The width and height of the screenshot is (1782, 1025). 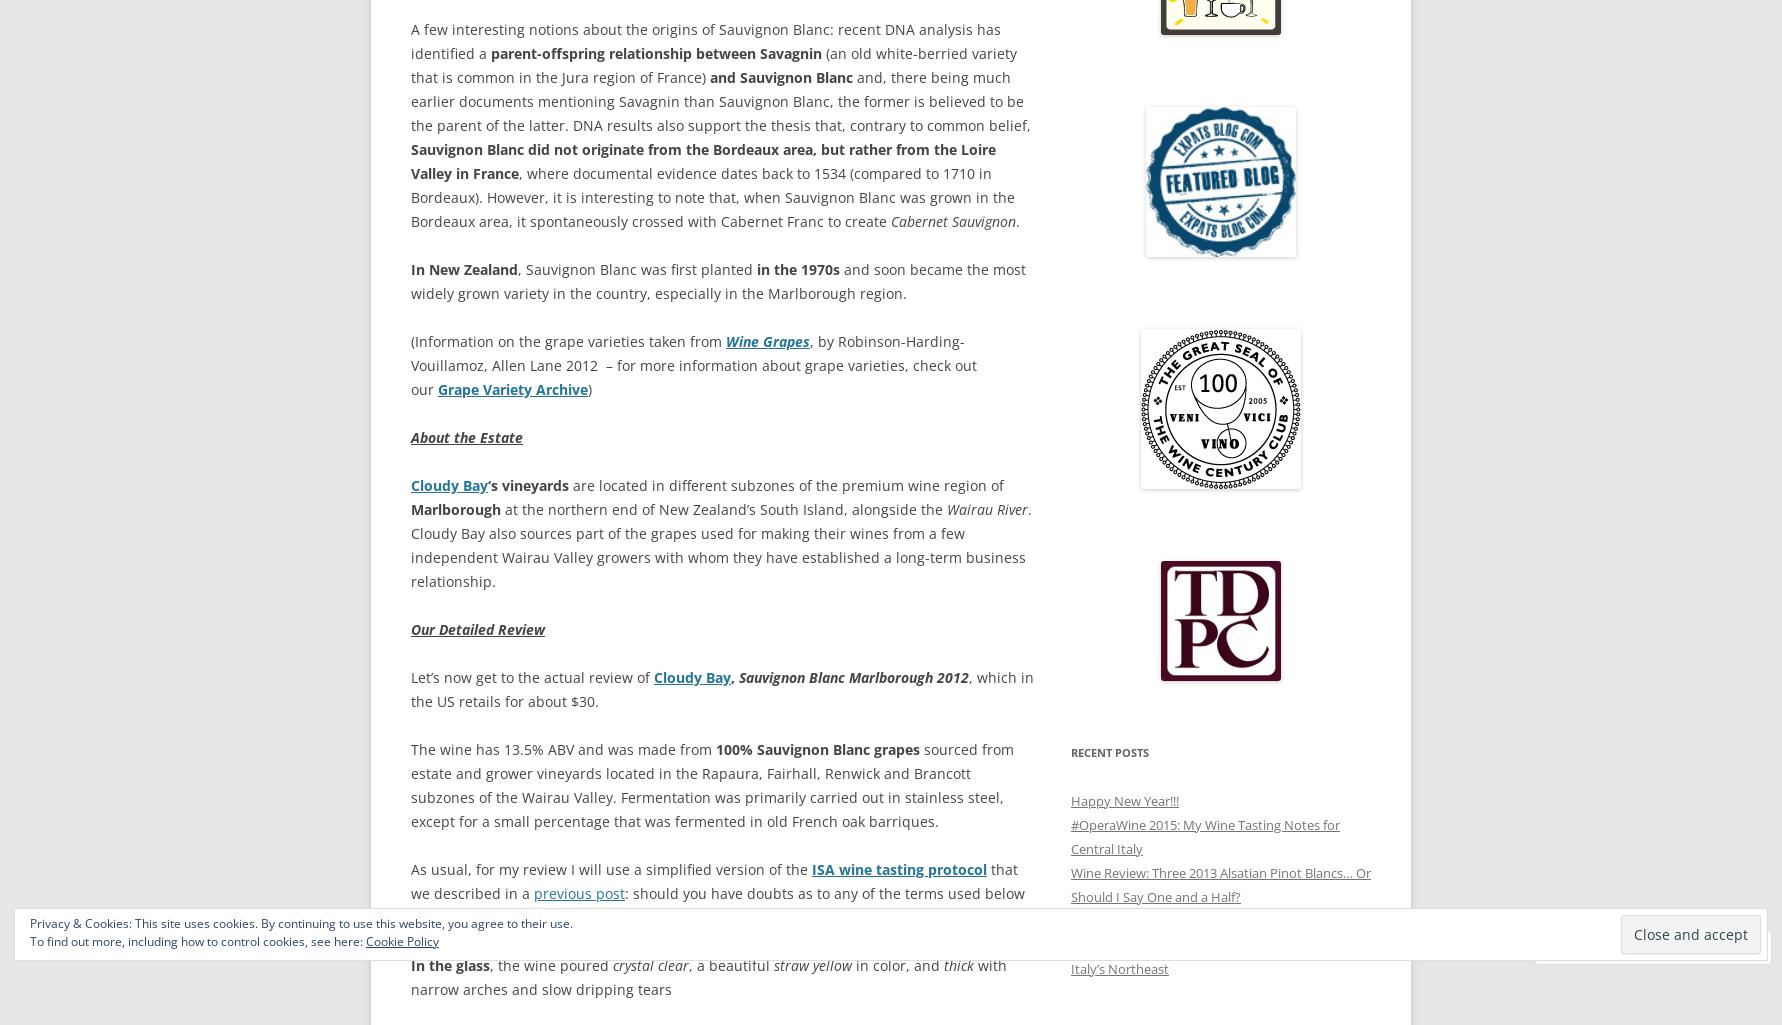 I want to click on '‘s vineyards', so click(x=527, y=485).